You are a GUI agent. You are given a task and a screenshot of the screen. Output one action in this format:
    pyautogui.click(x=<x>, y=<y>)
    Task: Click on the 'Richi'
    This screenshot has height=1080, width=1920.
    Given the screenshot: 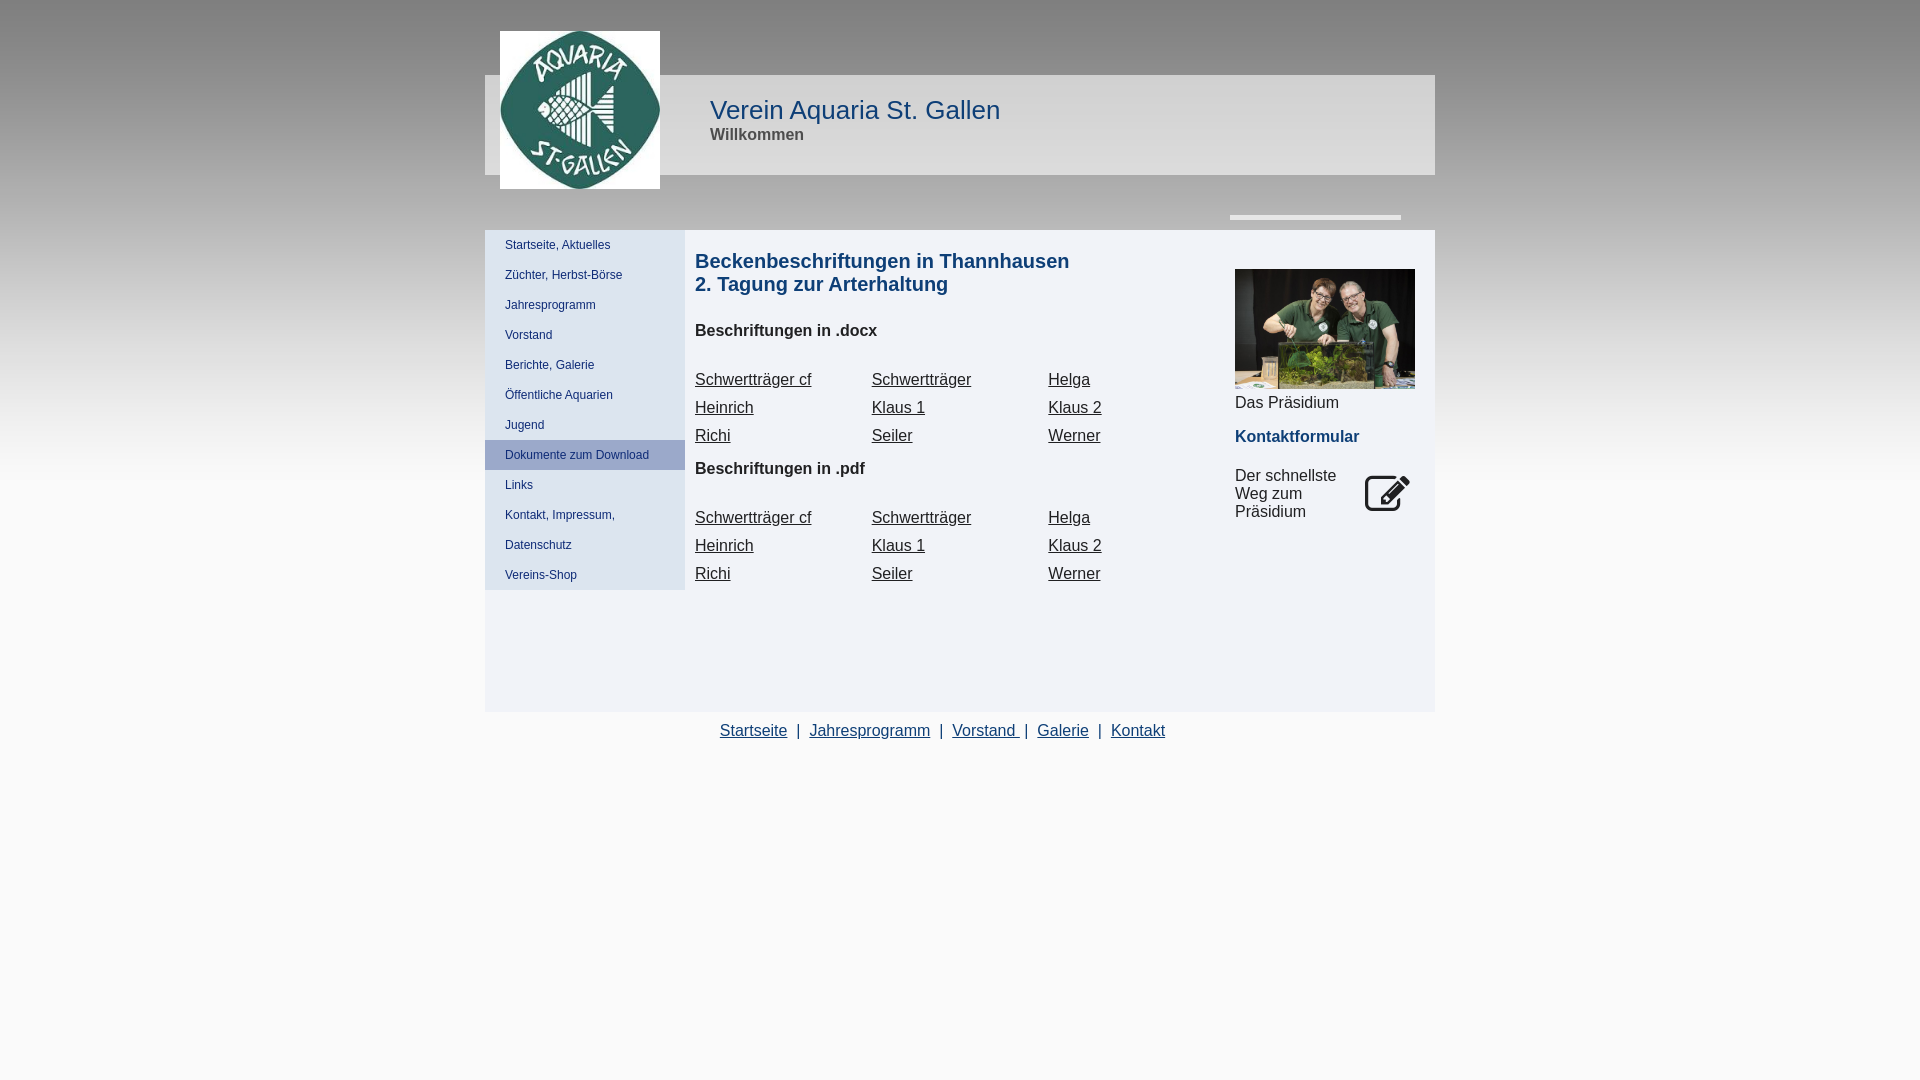 What is the action you would take?
    pyautogui.click(x=695, y=434)
    